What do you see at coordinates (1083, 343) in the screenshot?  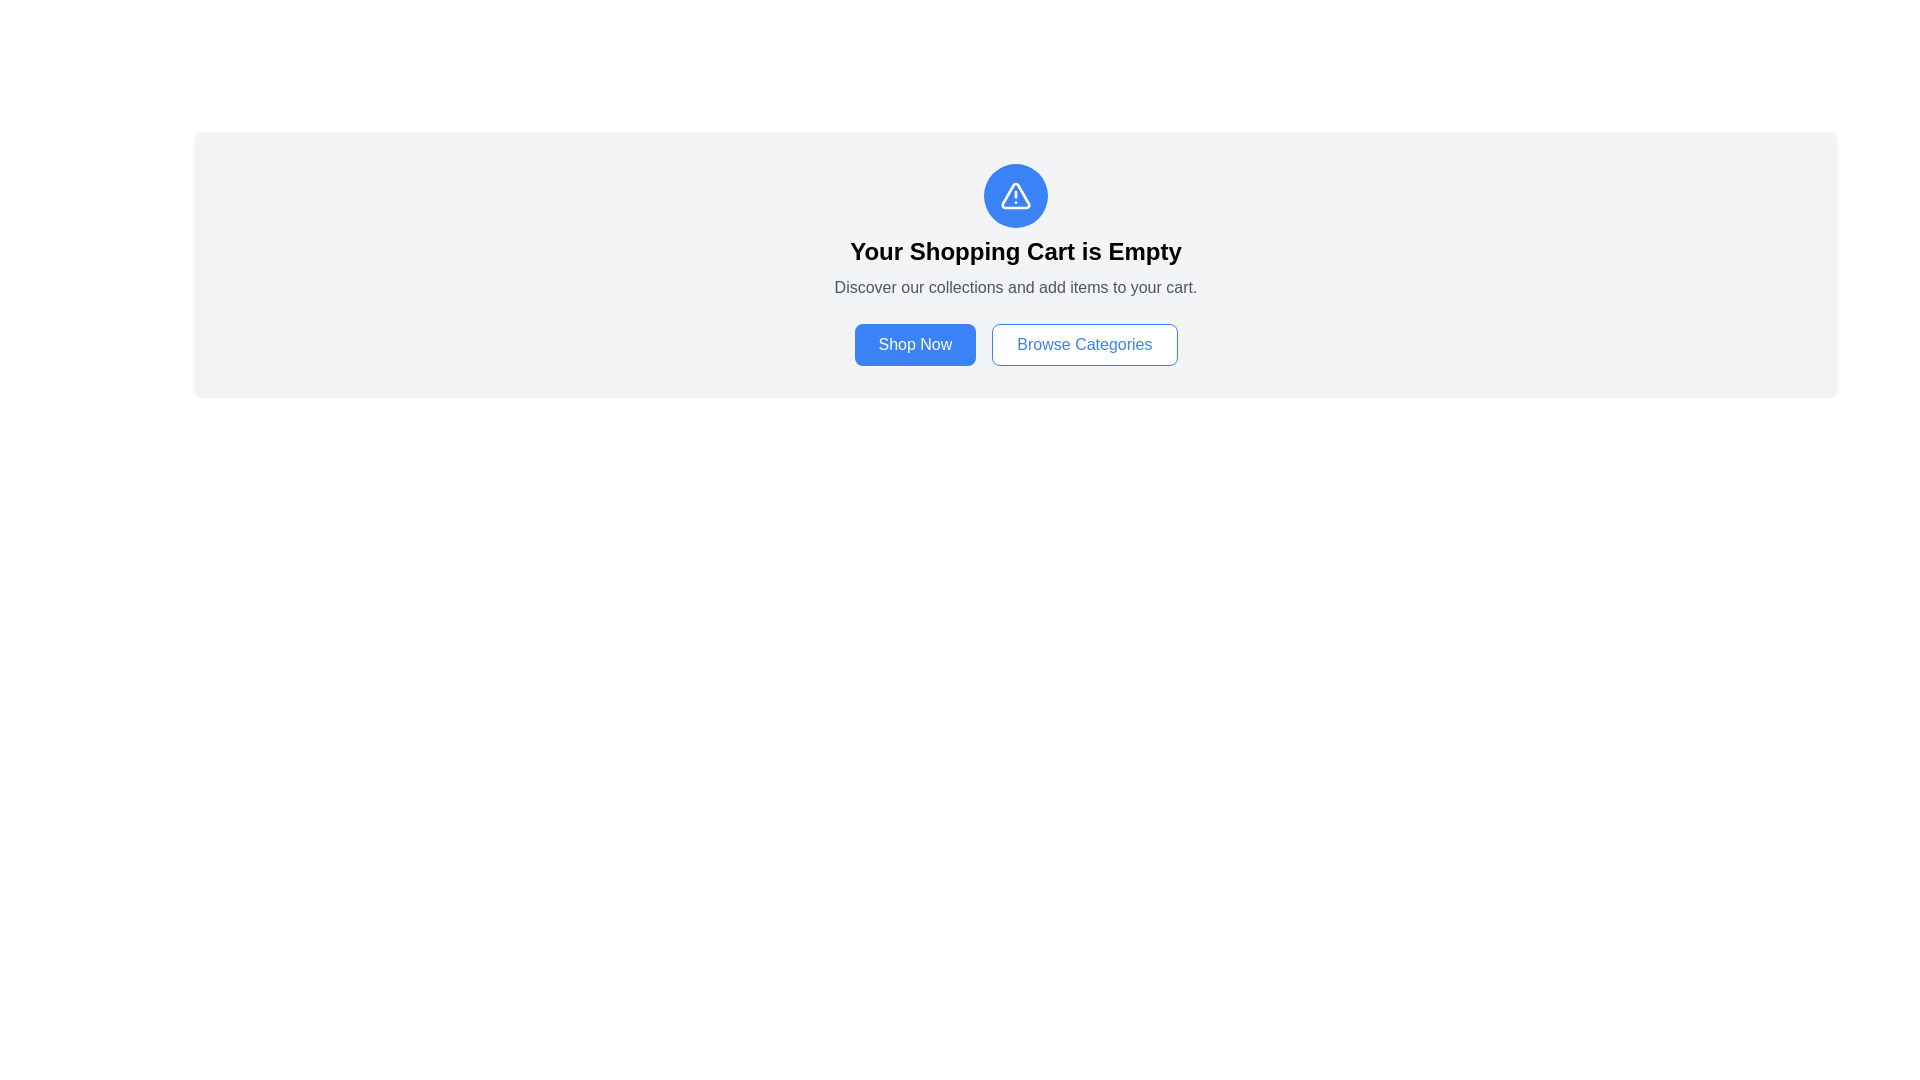 I see `the navigation button located to the right of the 'Shop Now' button, which allows users` at bounding box center [1083, 343].